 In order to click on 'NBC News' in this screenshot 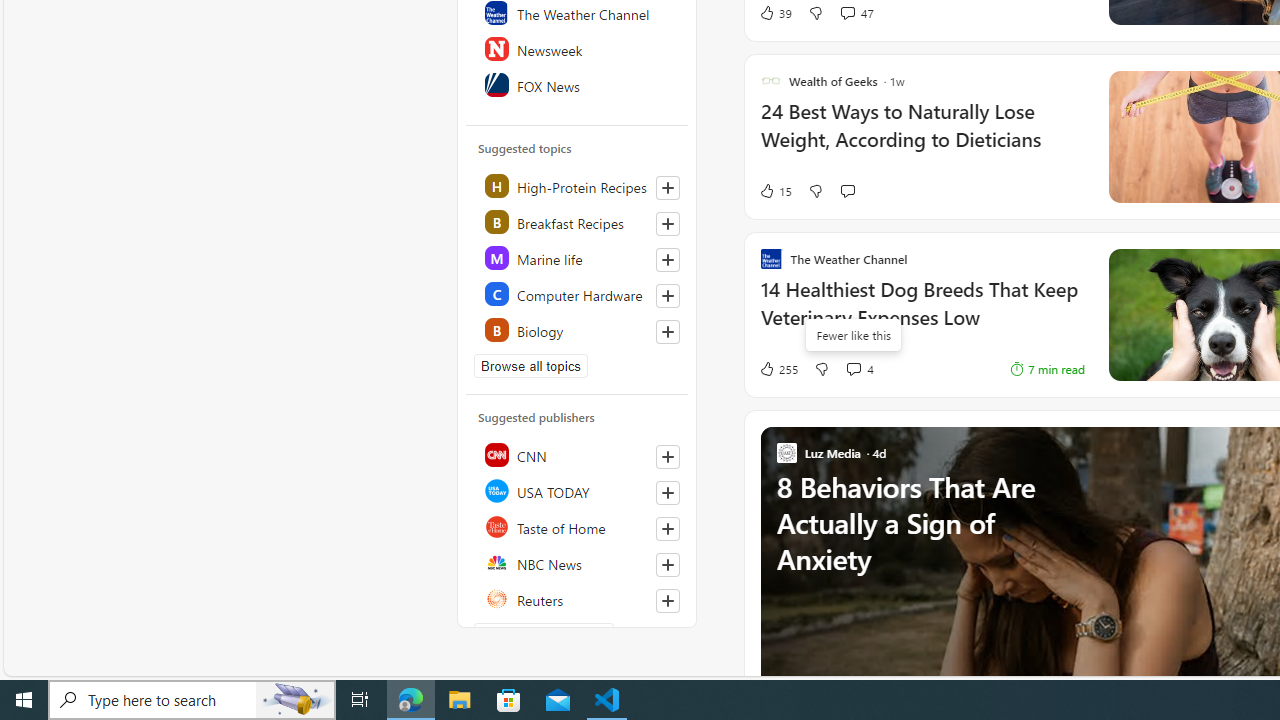, I will do `click(577, 563)`.